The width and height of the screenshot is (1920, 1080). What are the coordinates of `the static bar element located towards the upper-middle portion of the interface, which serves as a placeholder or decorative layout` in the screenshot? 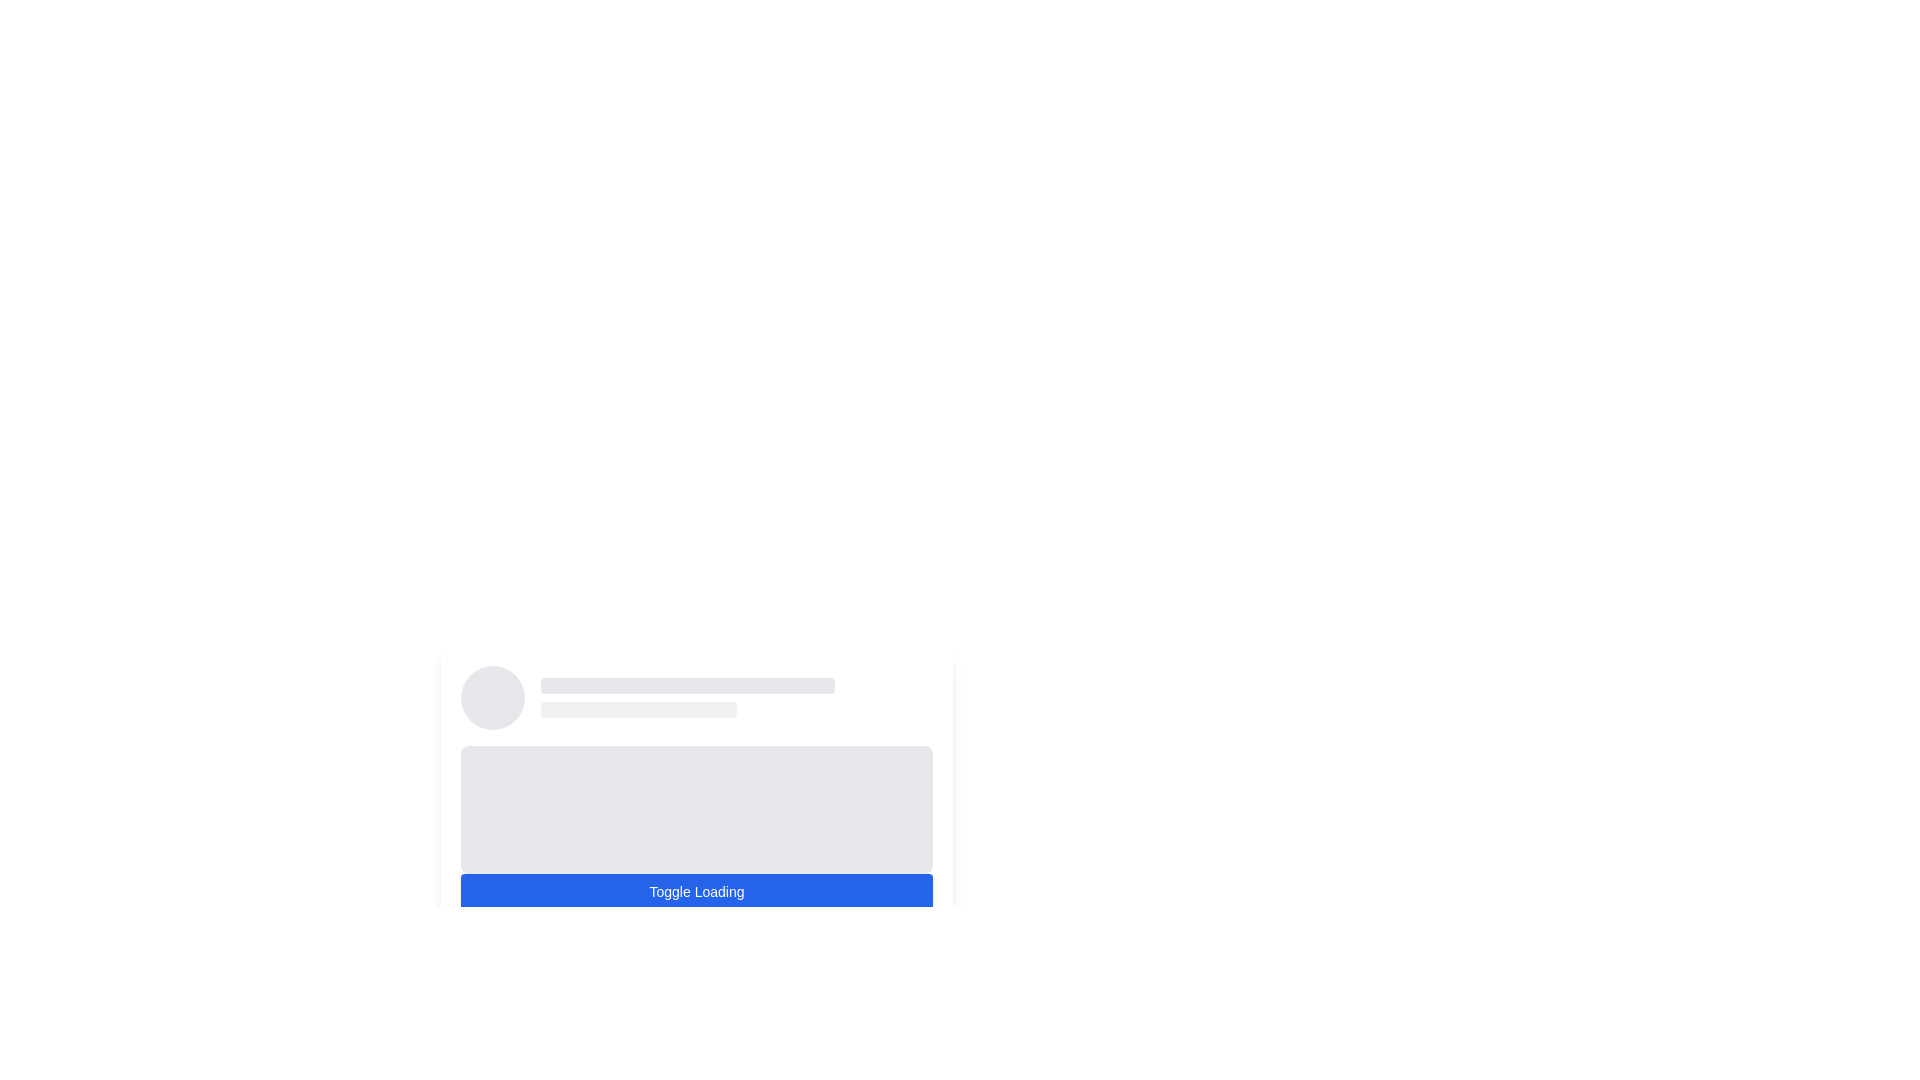 It's located at (637, 708).